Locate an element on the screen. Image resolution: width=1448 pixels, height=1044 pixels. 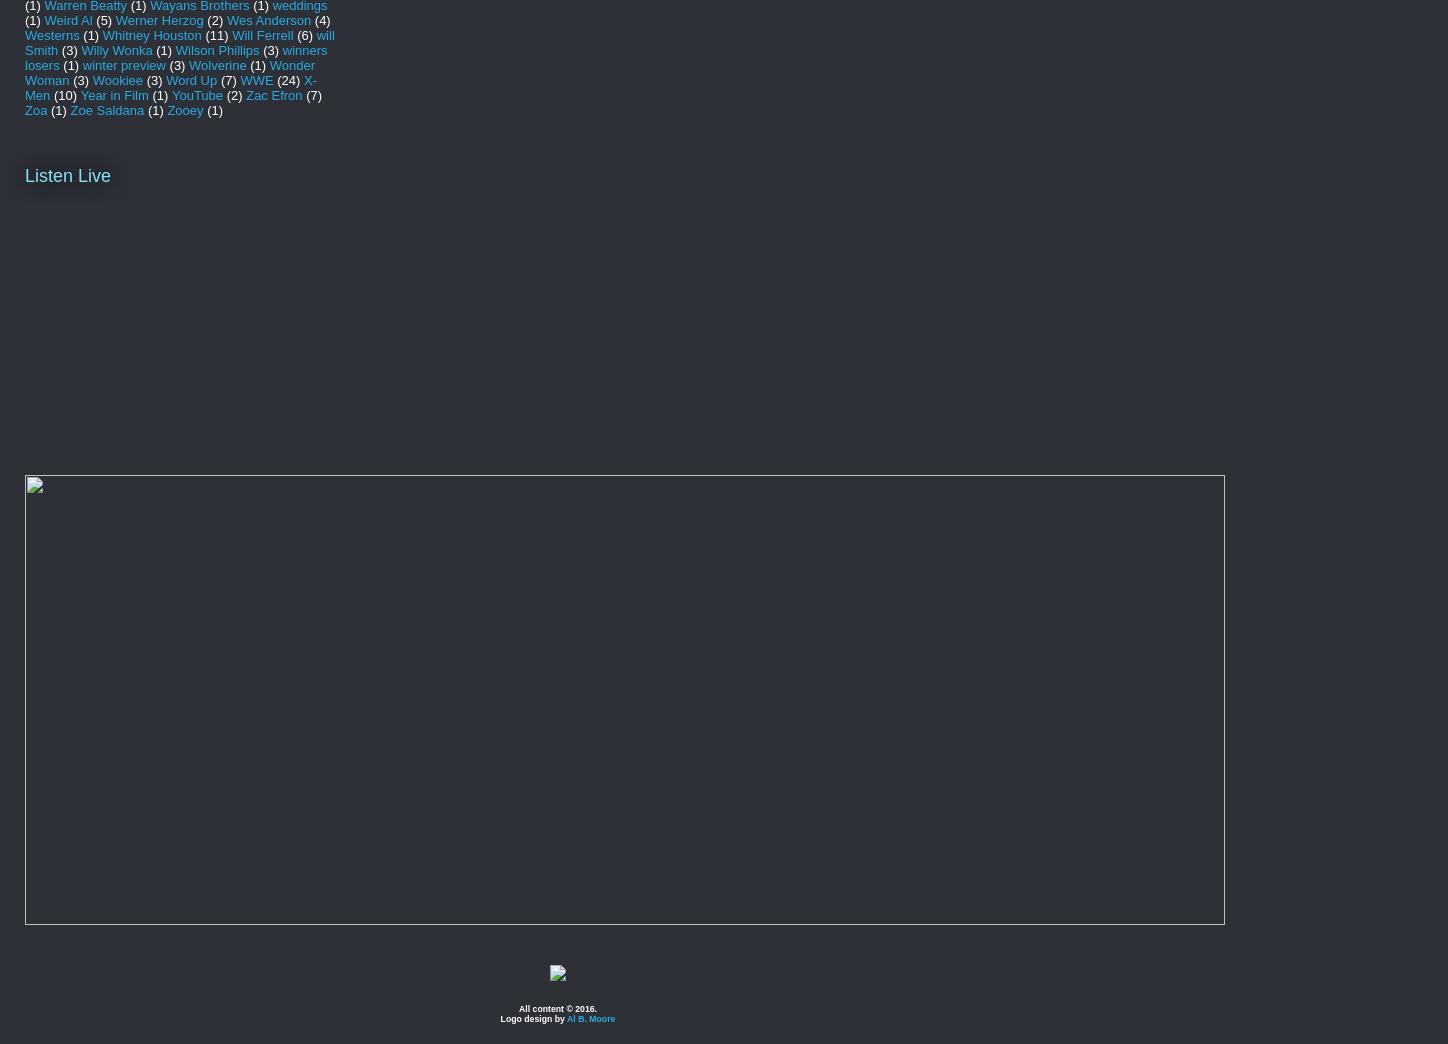
'winter preview' is located at coordinates (122, 63).